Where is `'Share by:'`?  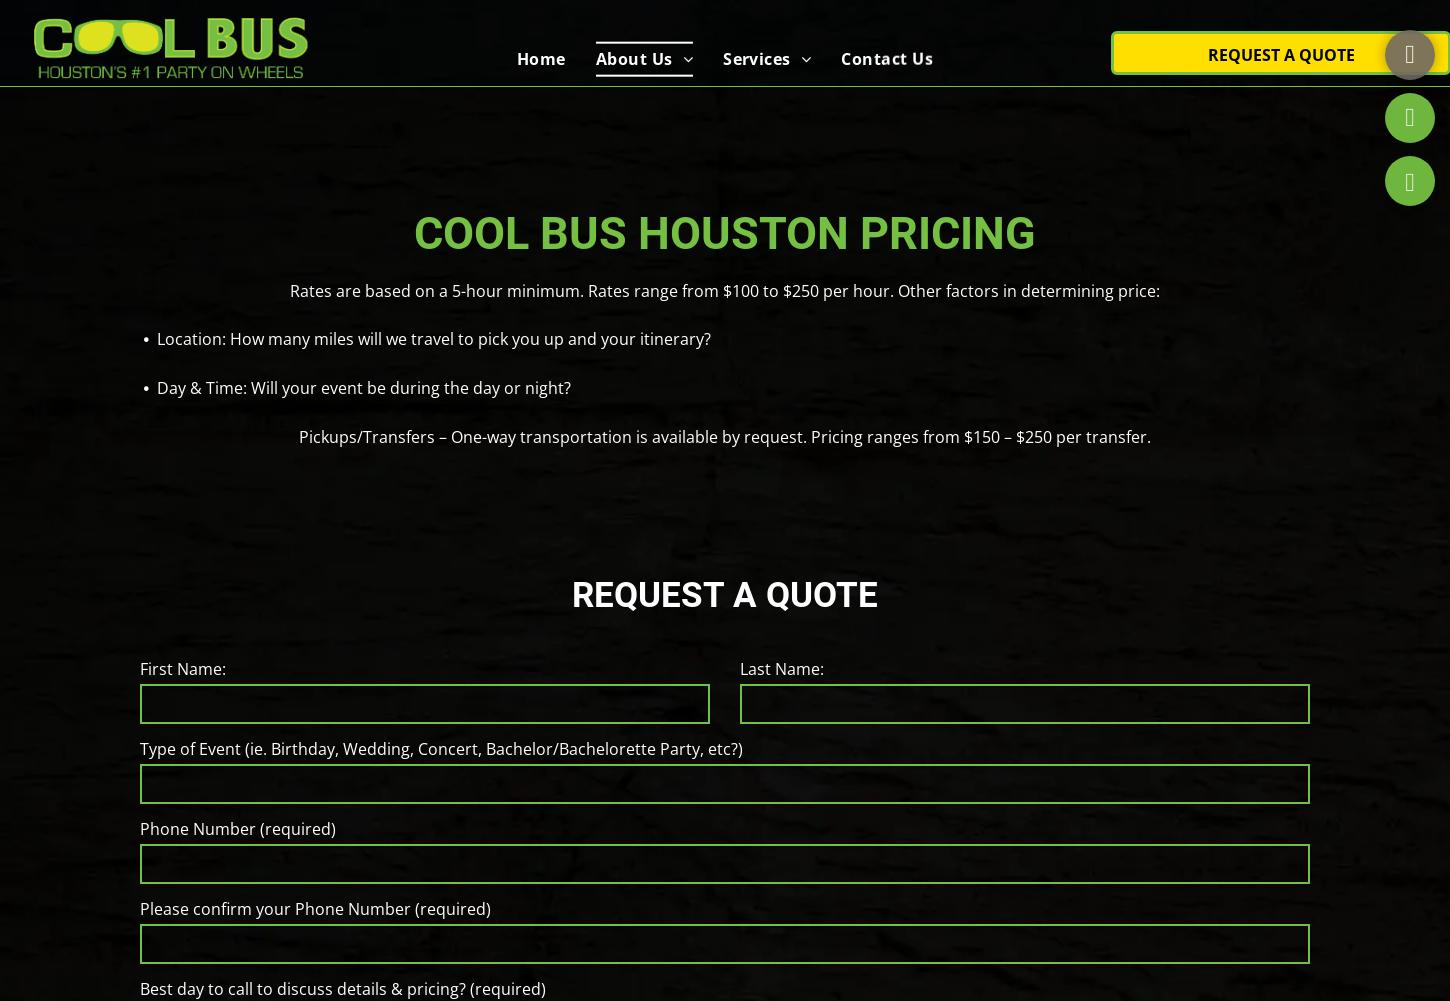
'Share by:' is located at coordinates (82, 50).